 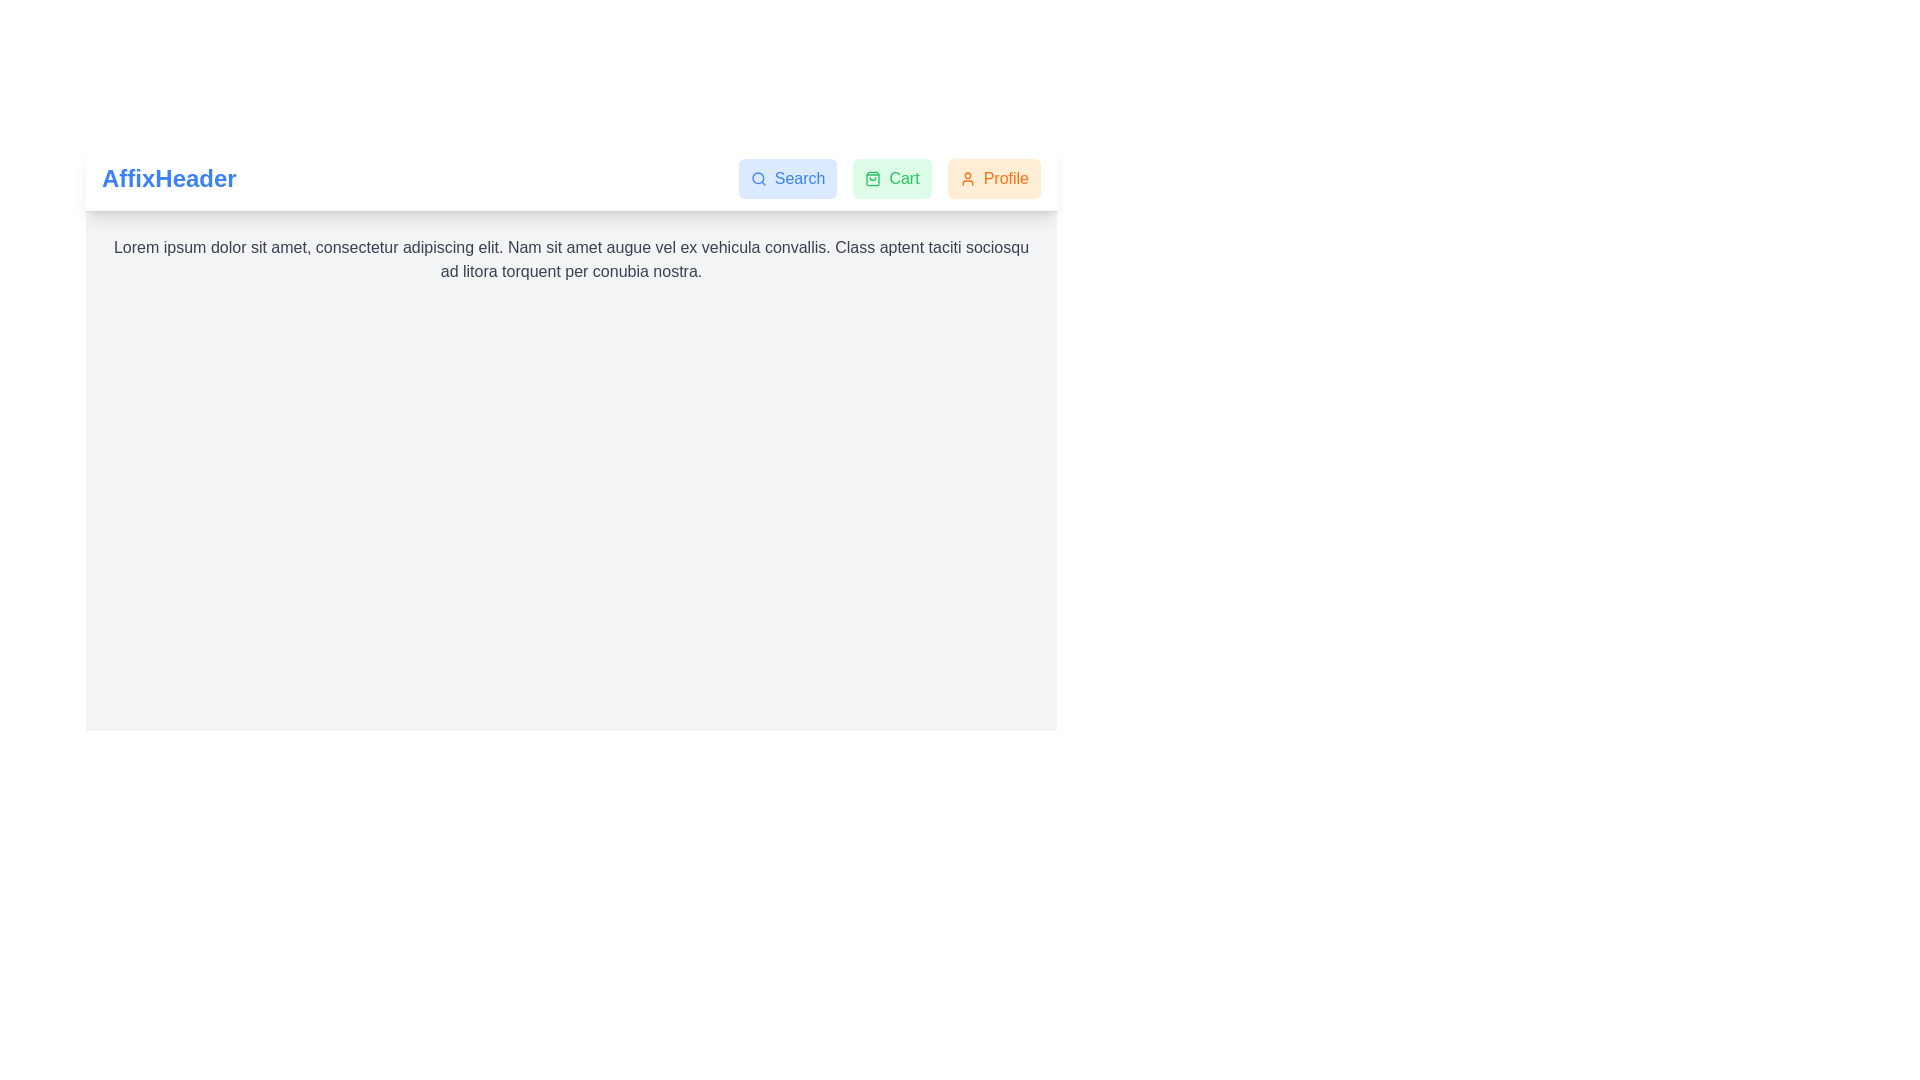 What do you see at coordinates (891, 177) in the screenshot?
I see `the shopping cart button in the navigation bar to change its color` at bounding box center [891, 177].